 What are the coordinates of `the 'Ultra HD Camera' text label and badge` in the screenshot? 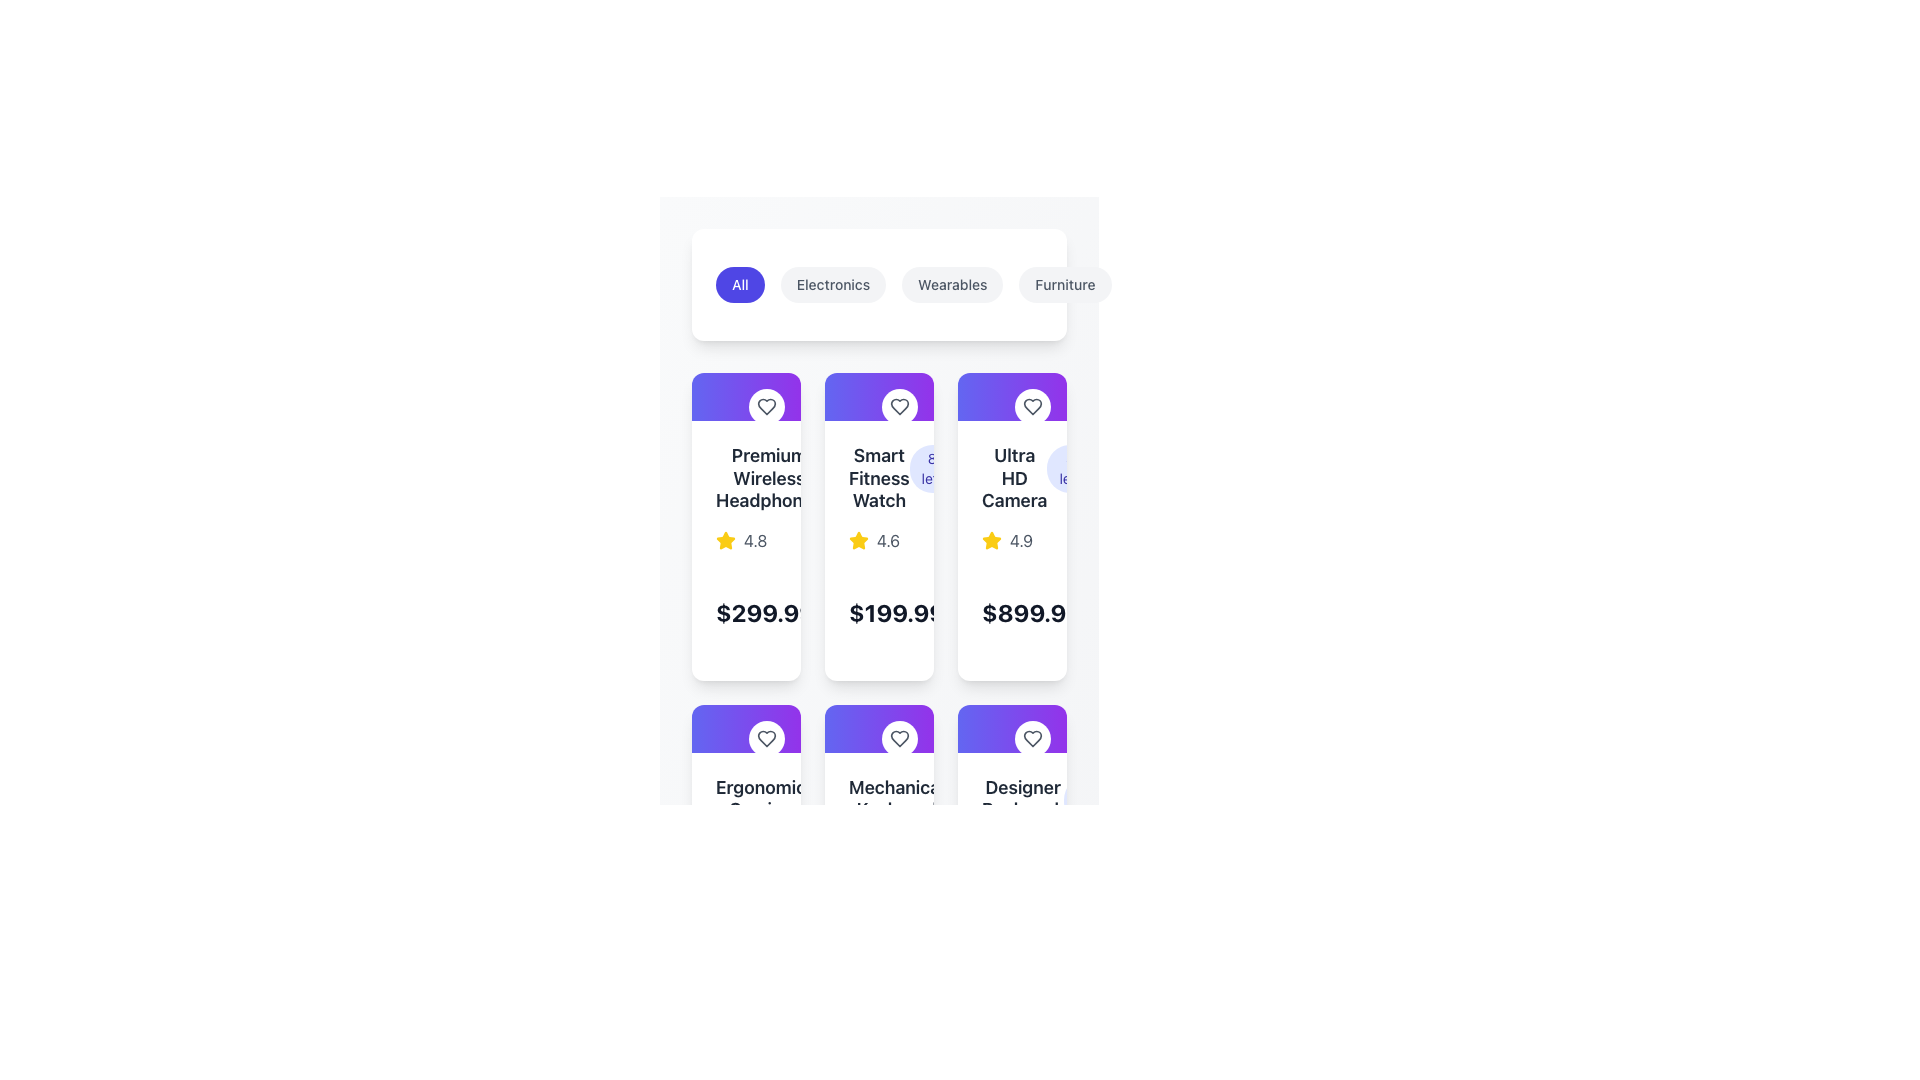 It's located at (1012, 478).